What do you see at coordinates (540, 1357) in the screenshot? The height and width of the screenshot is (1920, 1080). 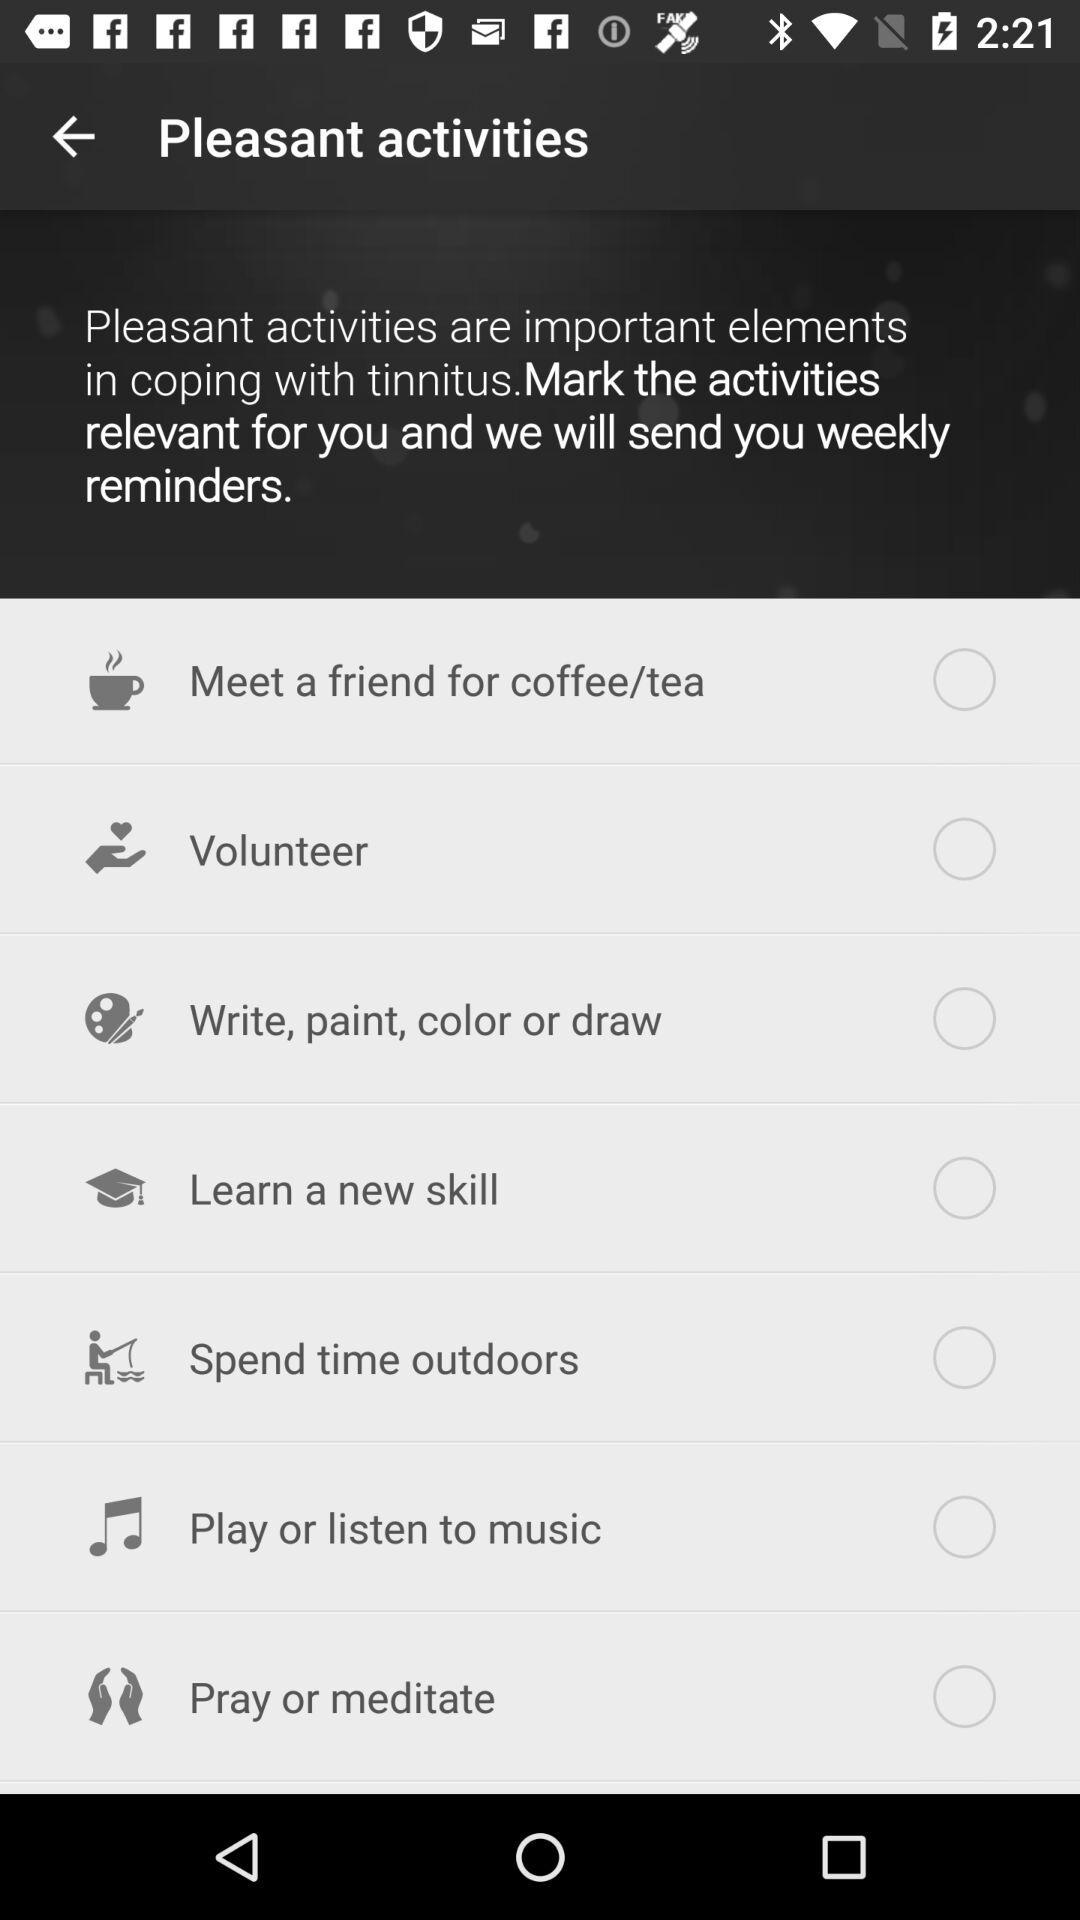 I see `icon above the play or listen icon` at bounding box center [540, 1357].